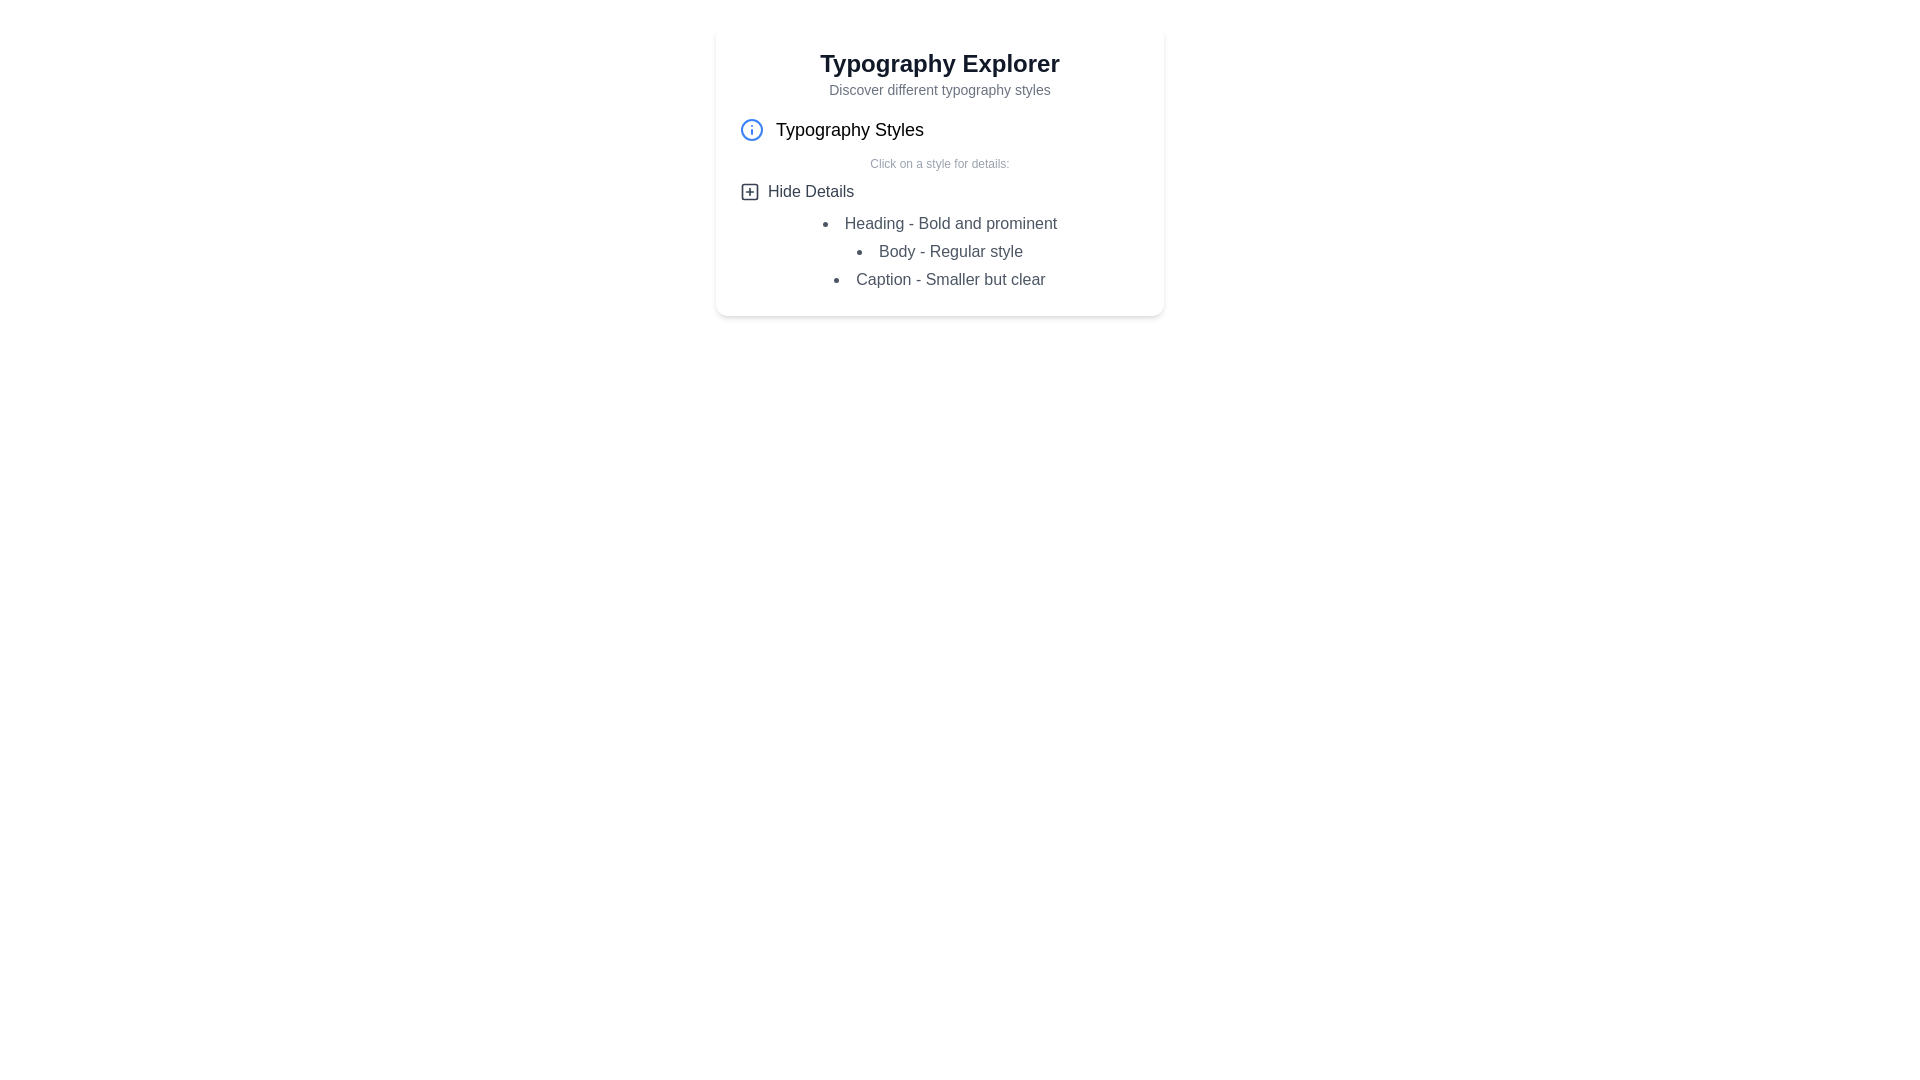 Image resolution: width=1920 pixels, height=1080 pixels. I want to click on the informational icon located to the left of the text 'Typography Styles' to obtain more details, so click(751, 130).